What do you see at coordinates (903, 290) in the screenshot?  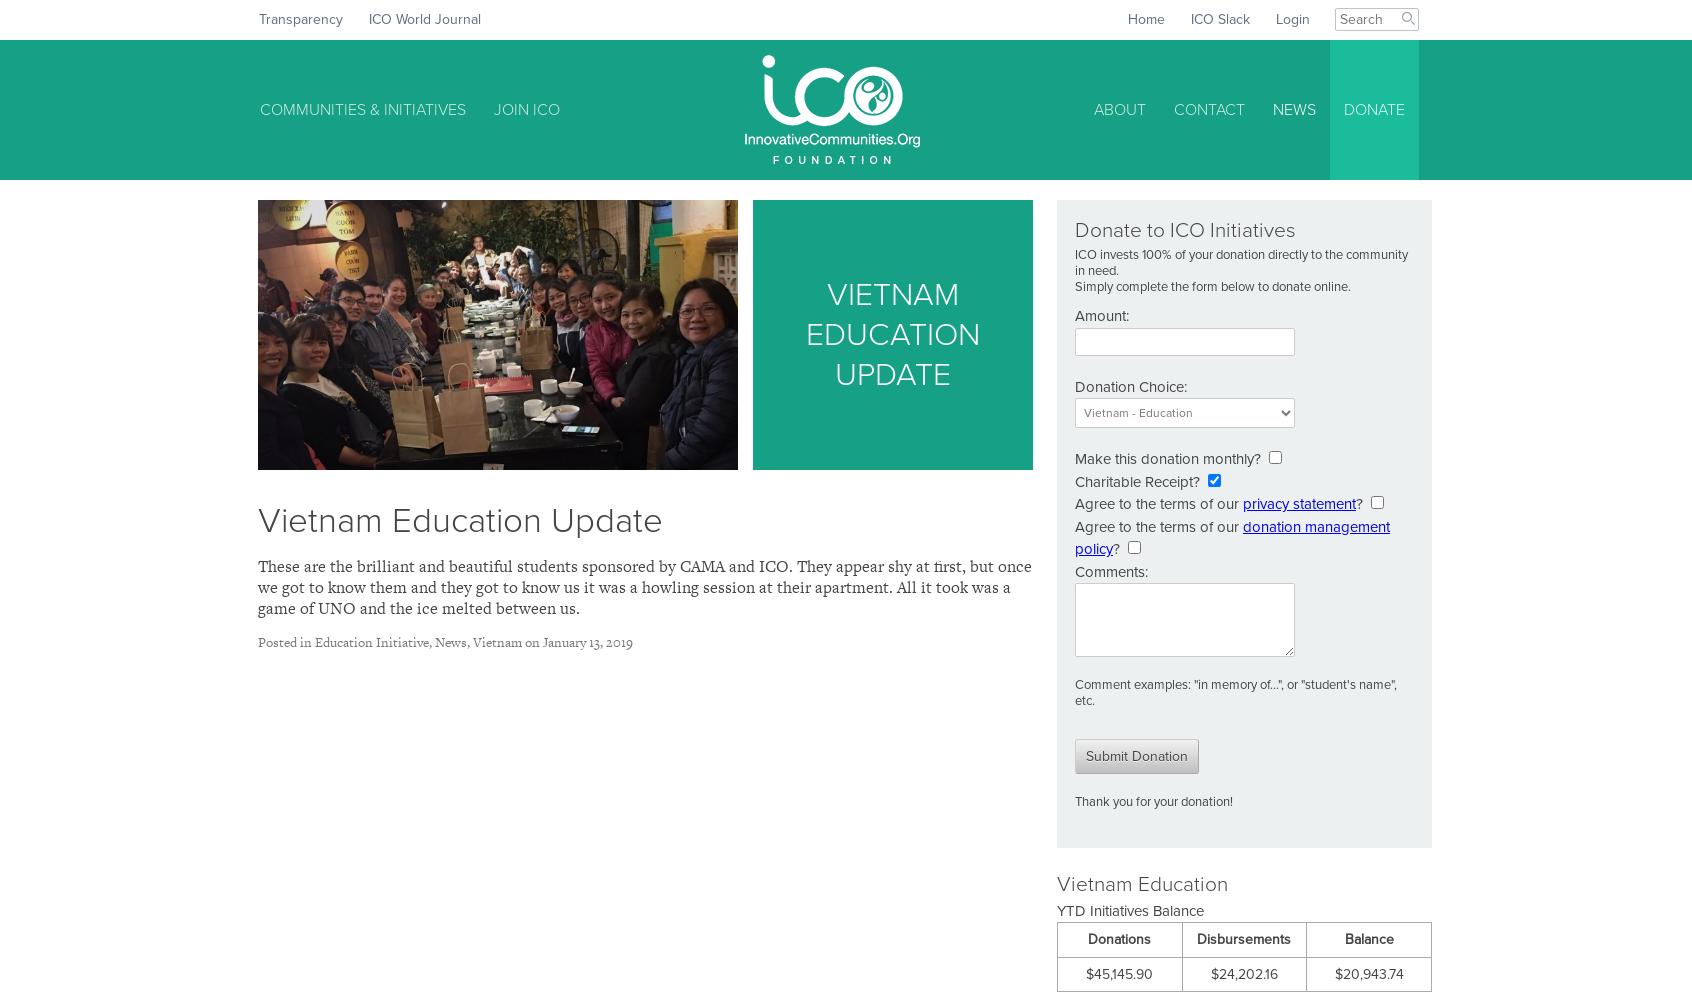 I see `'Nepal Health'` at bounding box center [903, 290].